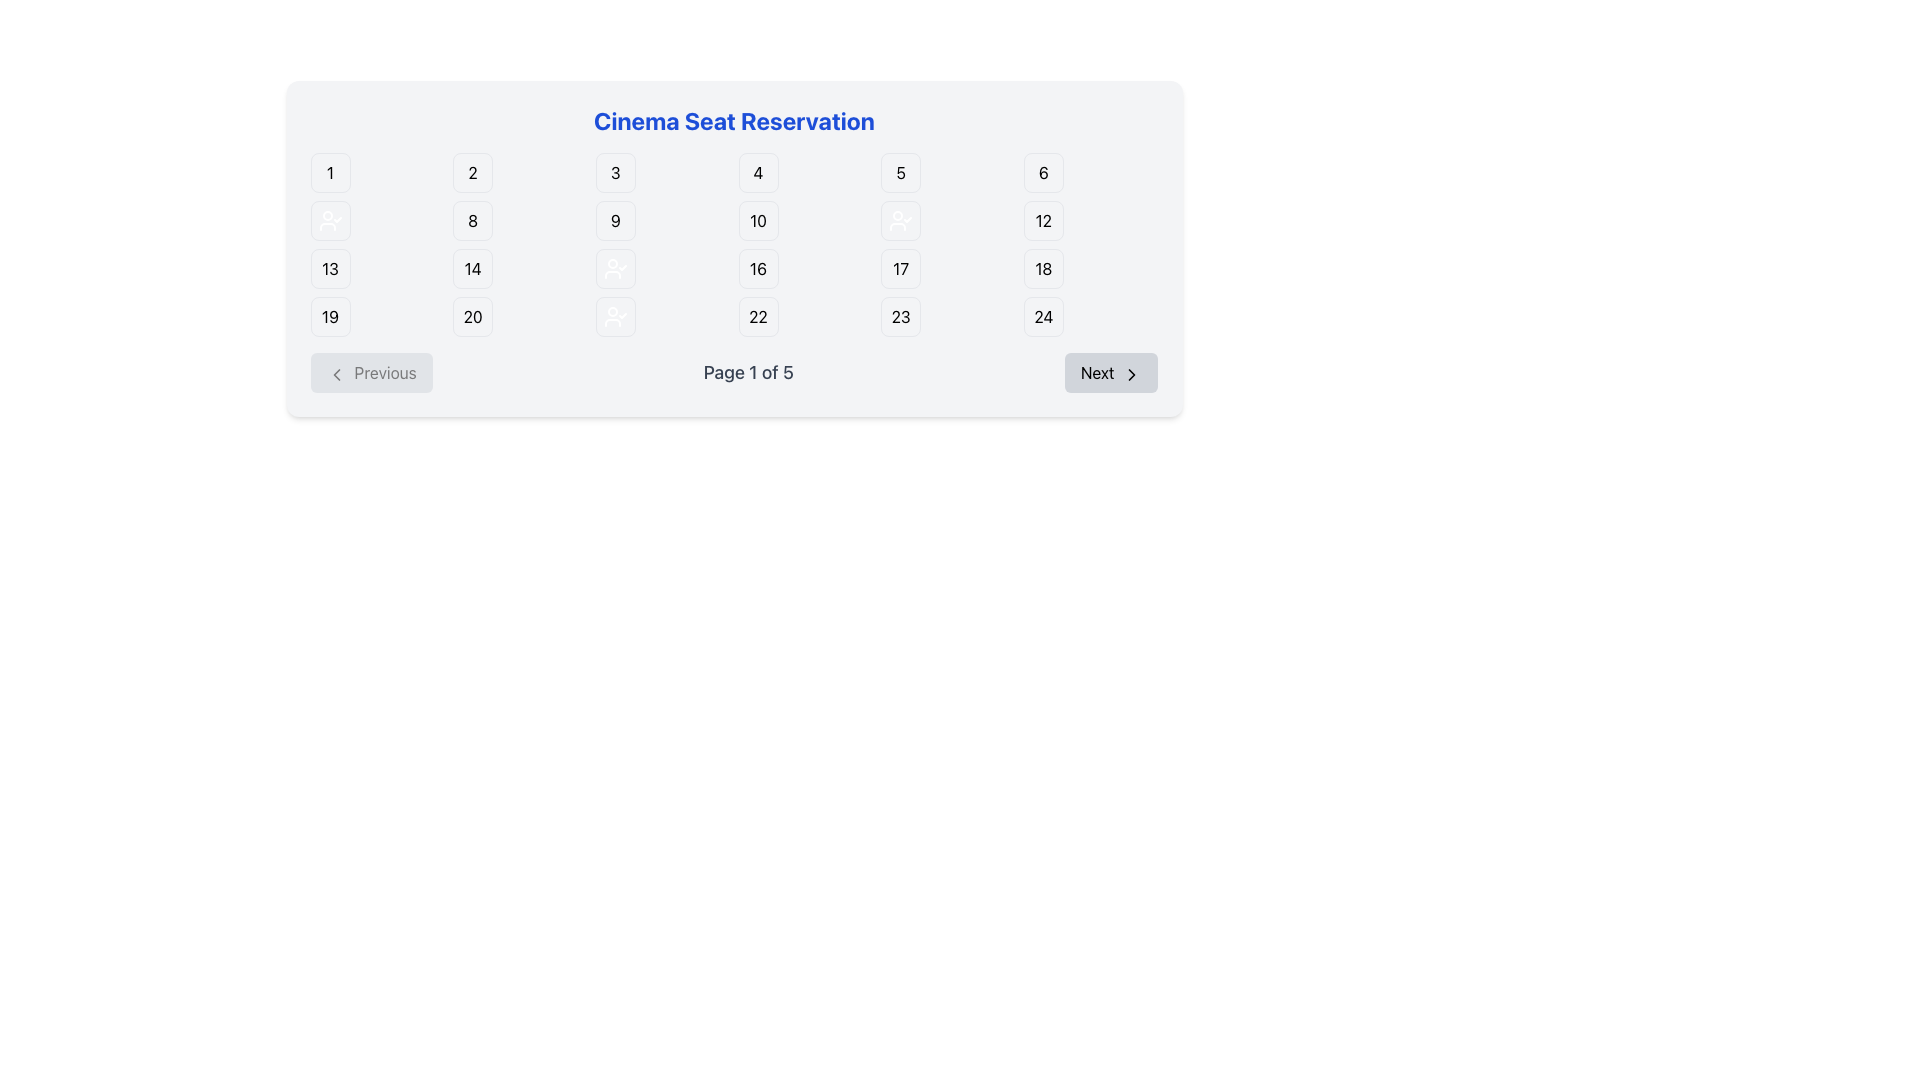 The height and width of the screenshot is (1080, 1920). What do you see at coordinates (1110, 373) in the screenshot?
I see `the 'Next' button located at the bottom-right of the navigation controls` at bounding box center [1110, 373].